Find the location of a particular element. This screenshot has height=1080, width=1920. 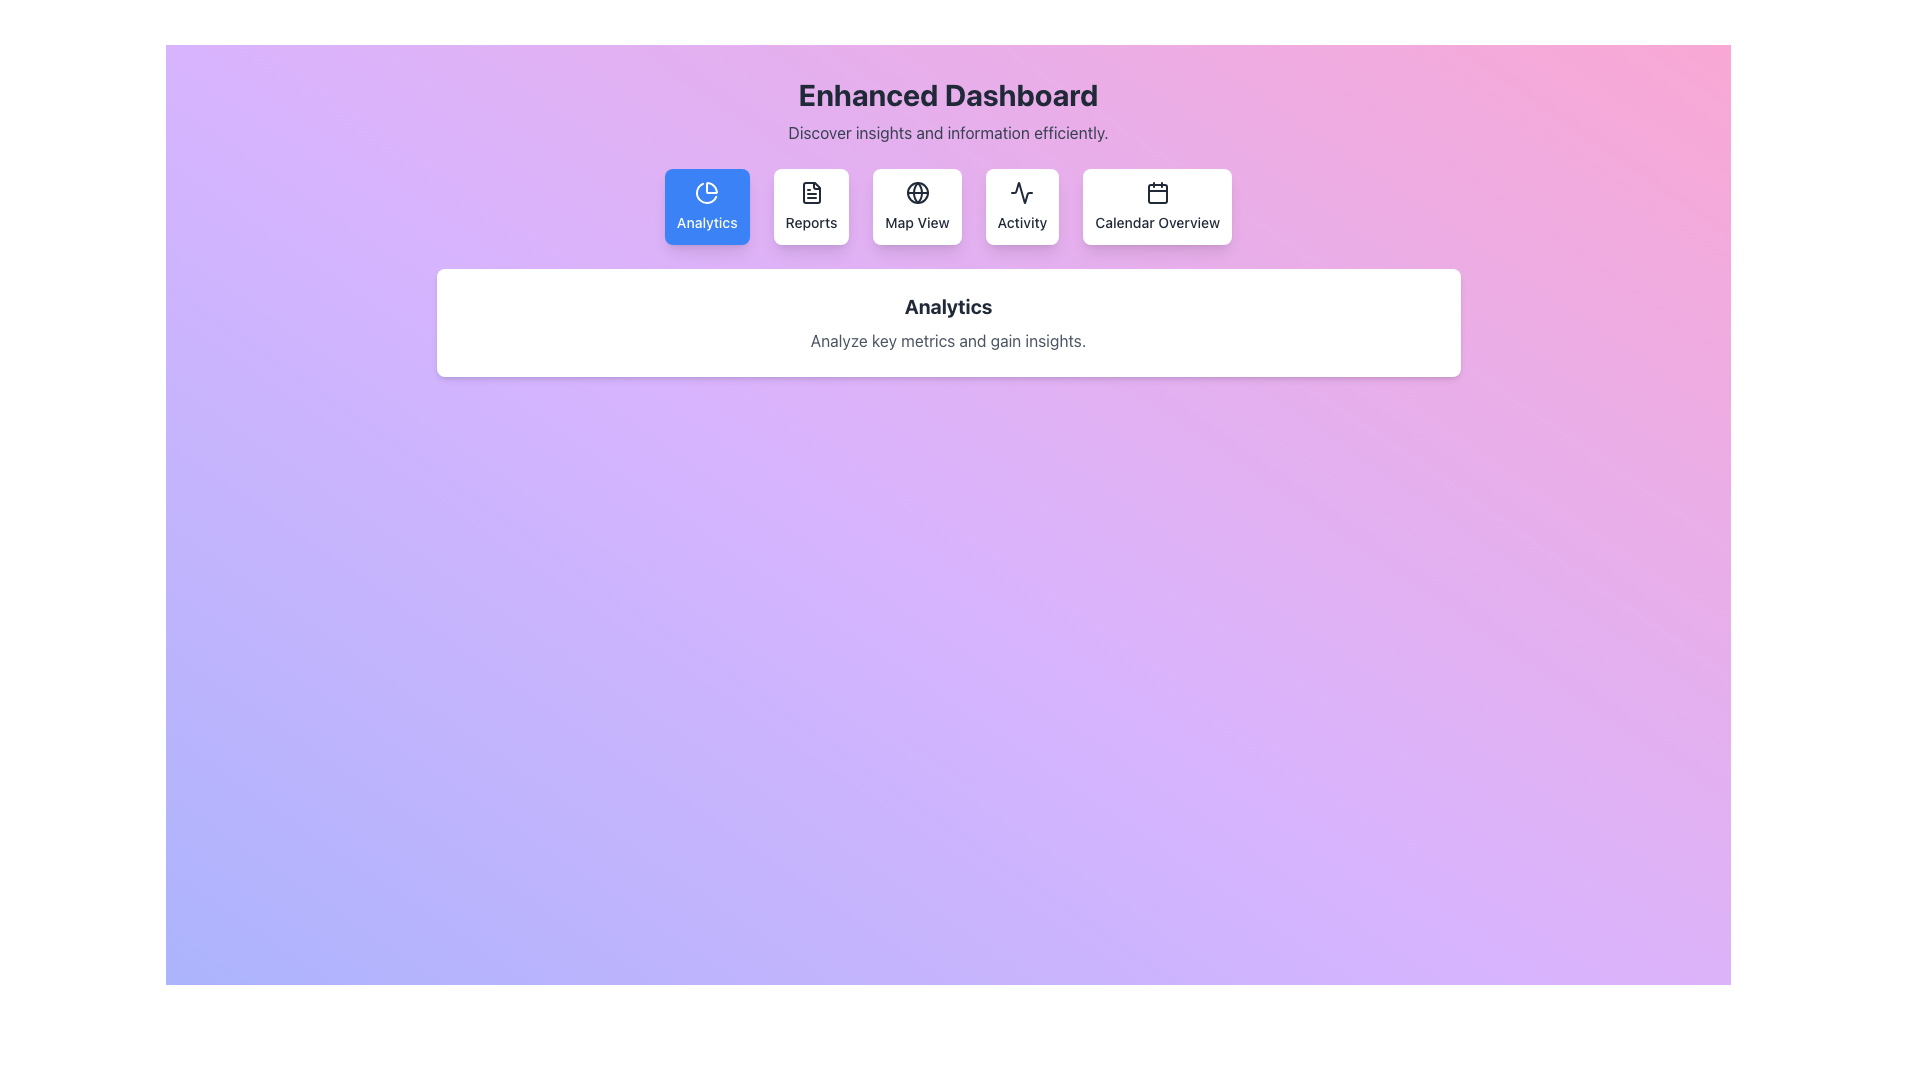

the two-line text header displaying 'Enhanced Dashboard' that is centered at the top of the interface is located at coordinates (947, 111).